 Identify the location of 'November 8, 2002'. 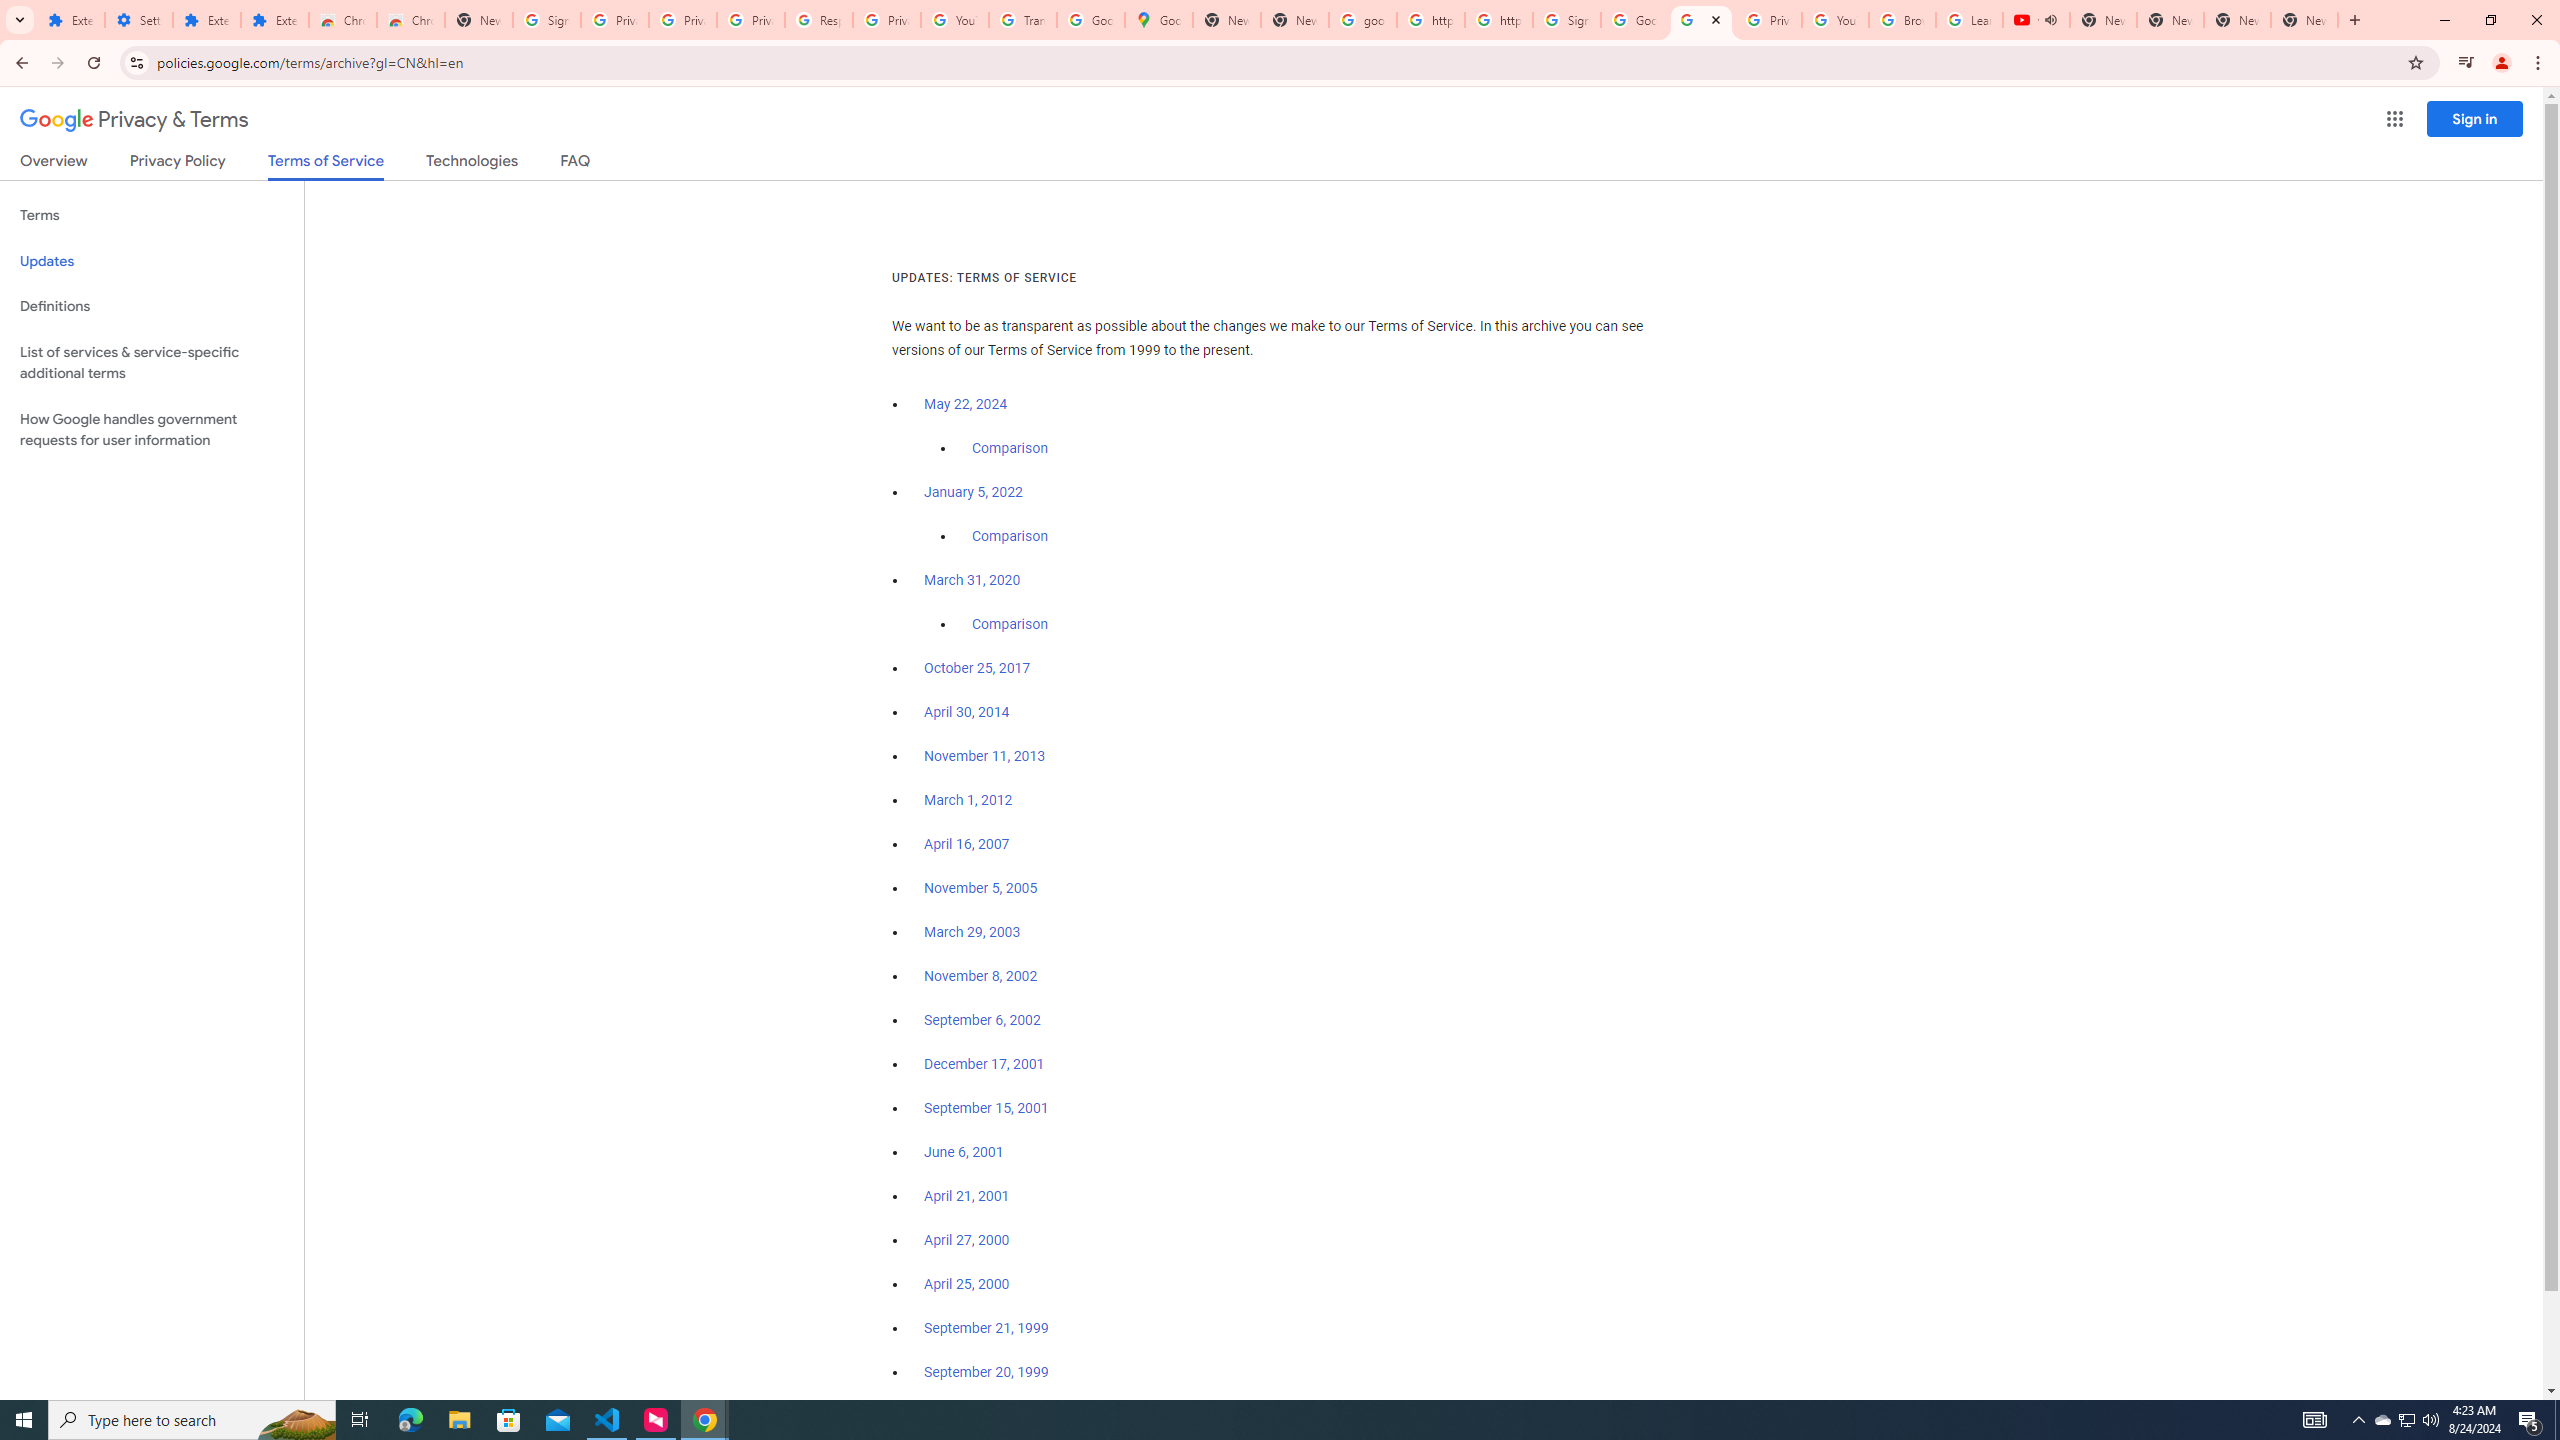
(979, 976).